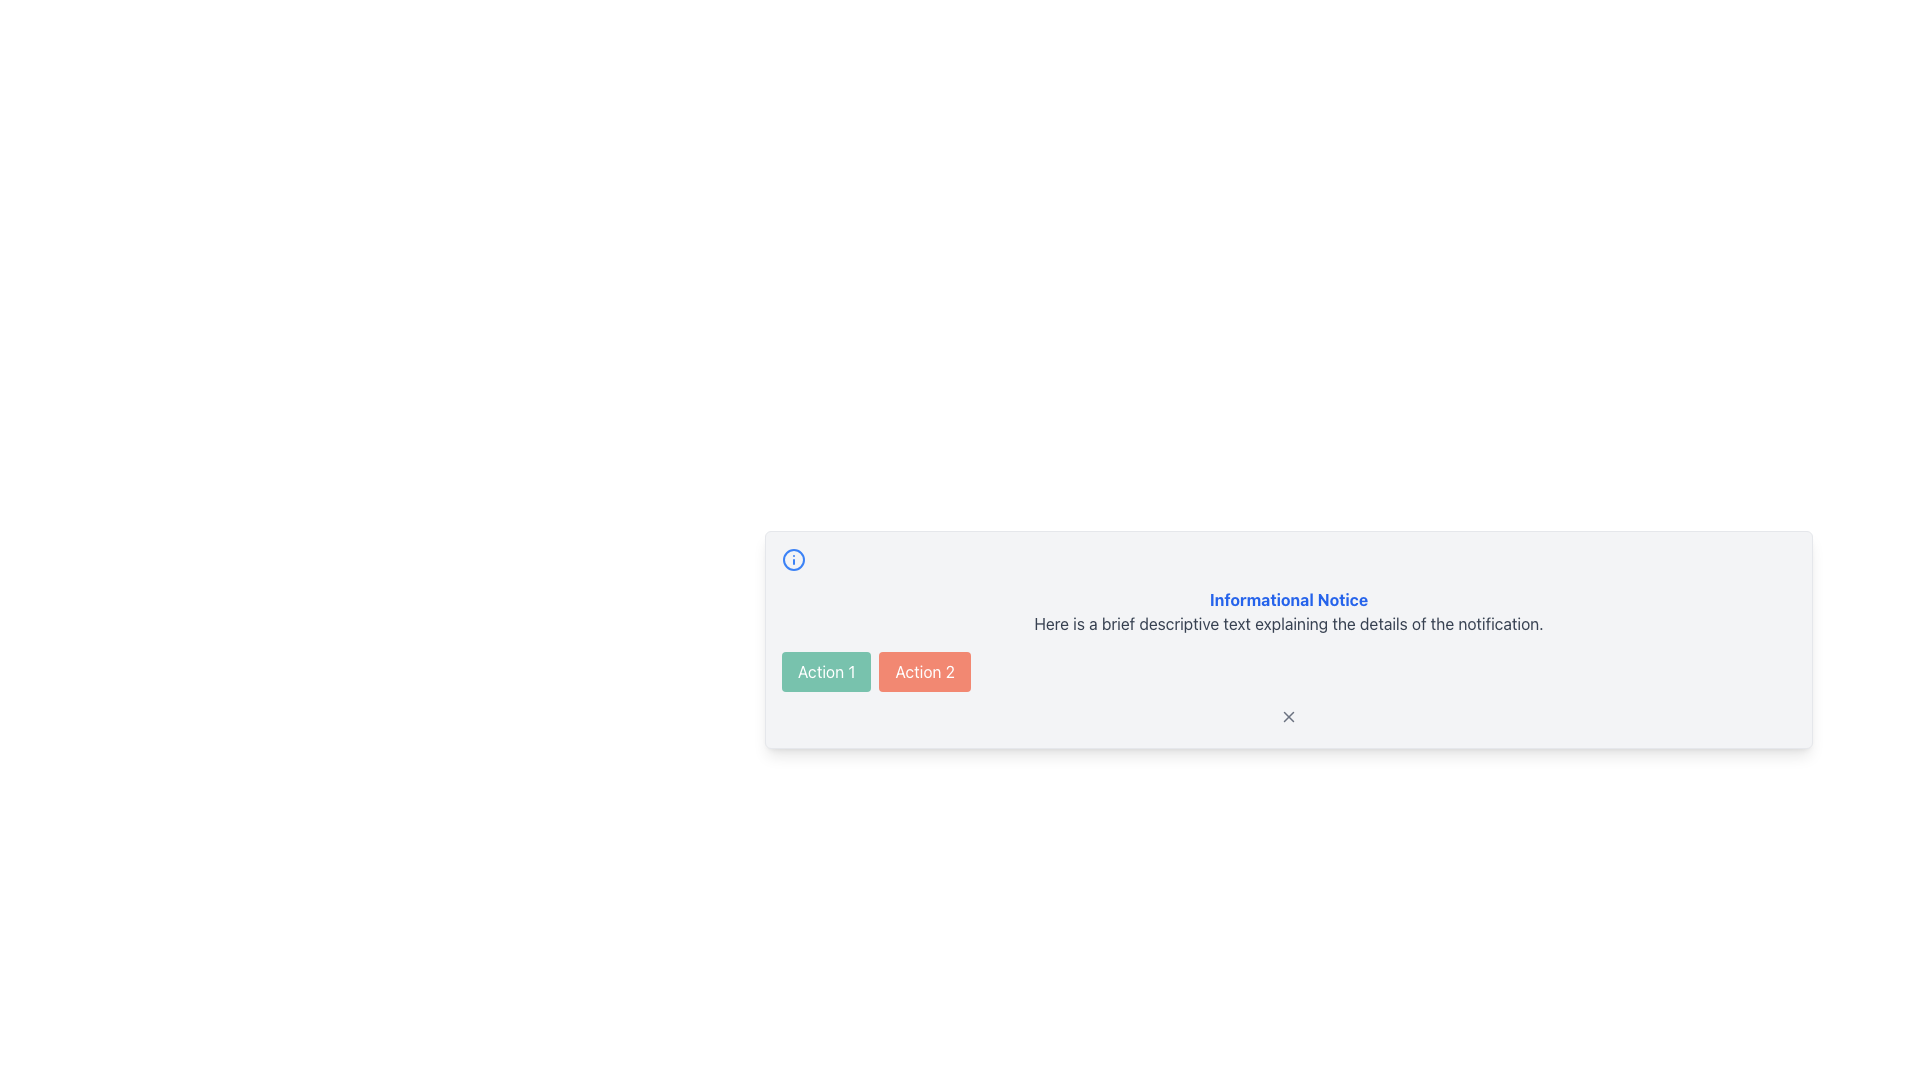 Image resolution: width=1920 pixels, height=1080 pixels. I want to click on the second button labeled 'Action 2', so click(924, 671).